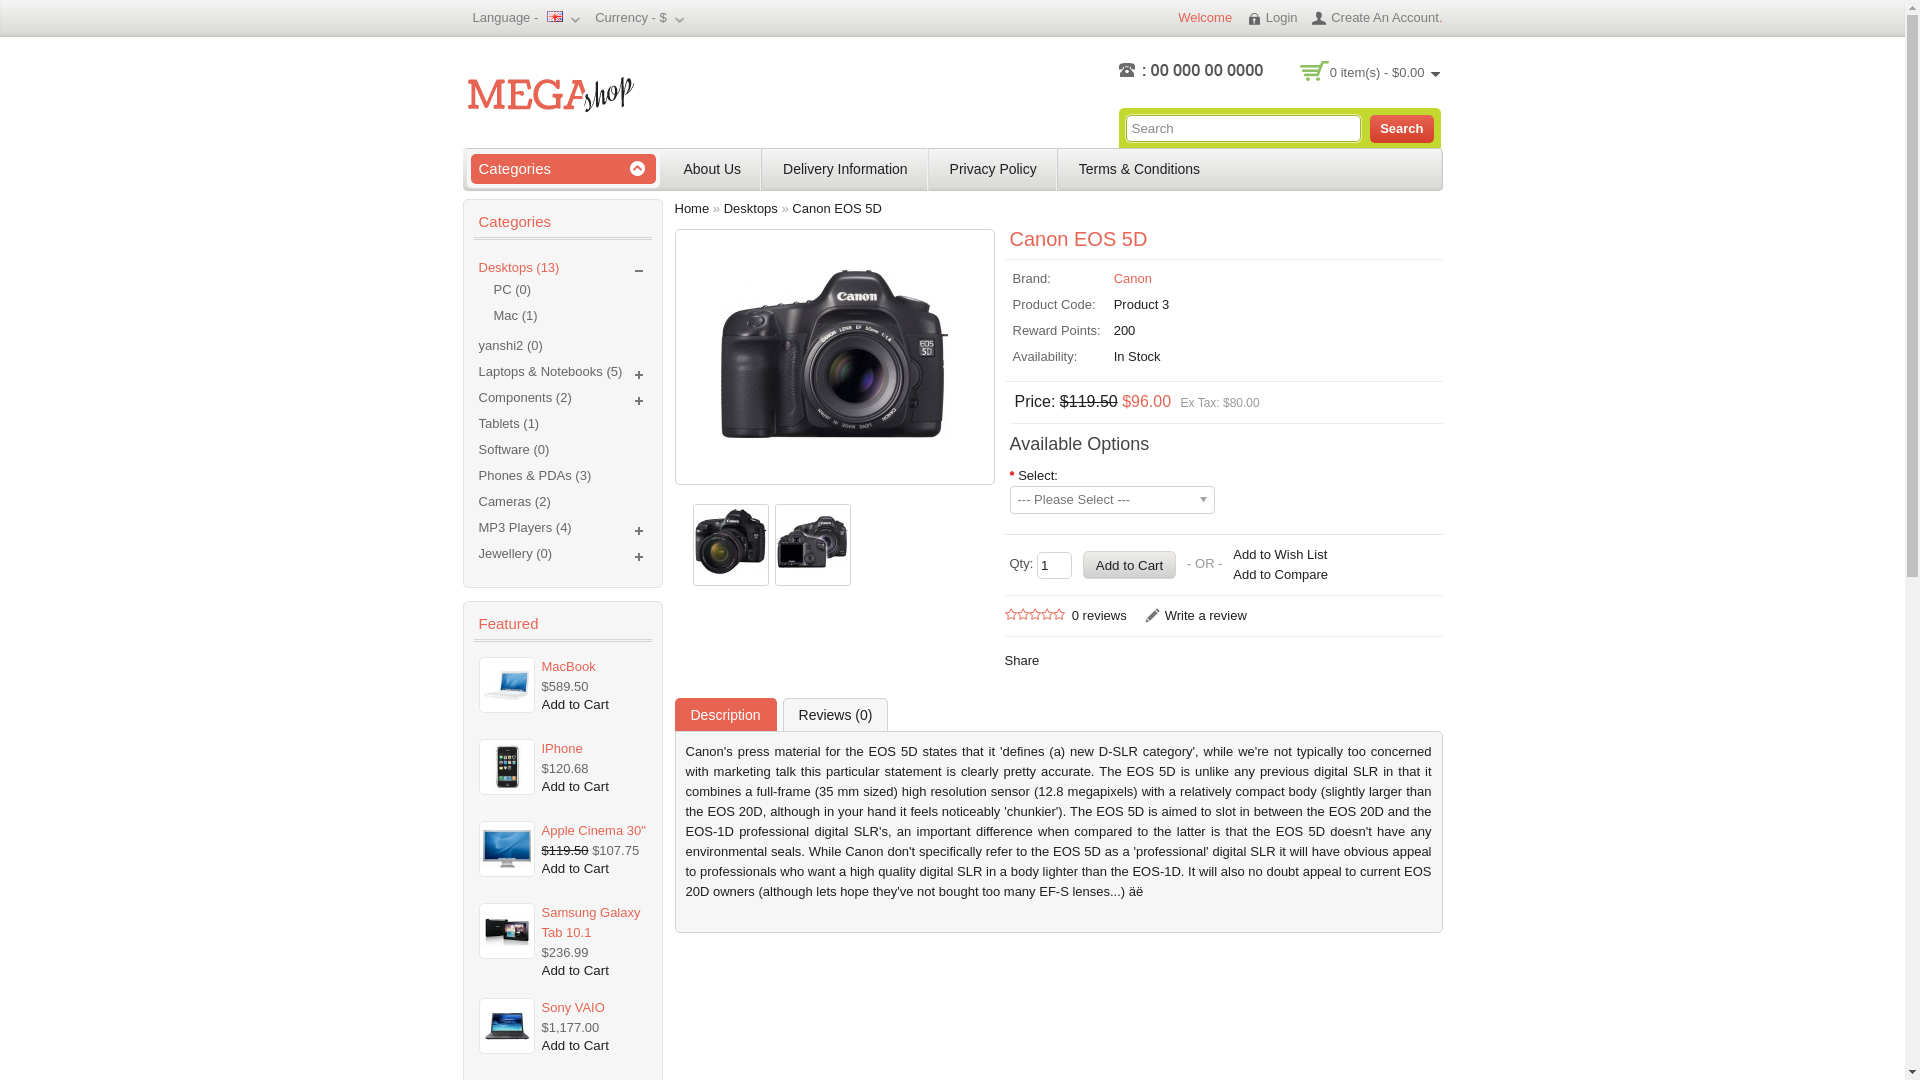 This screenshot has height=1080, width=1920. I want to click on 'Software (0)', so click(477, 448).